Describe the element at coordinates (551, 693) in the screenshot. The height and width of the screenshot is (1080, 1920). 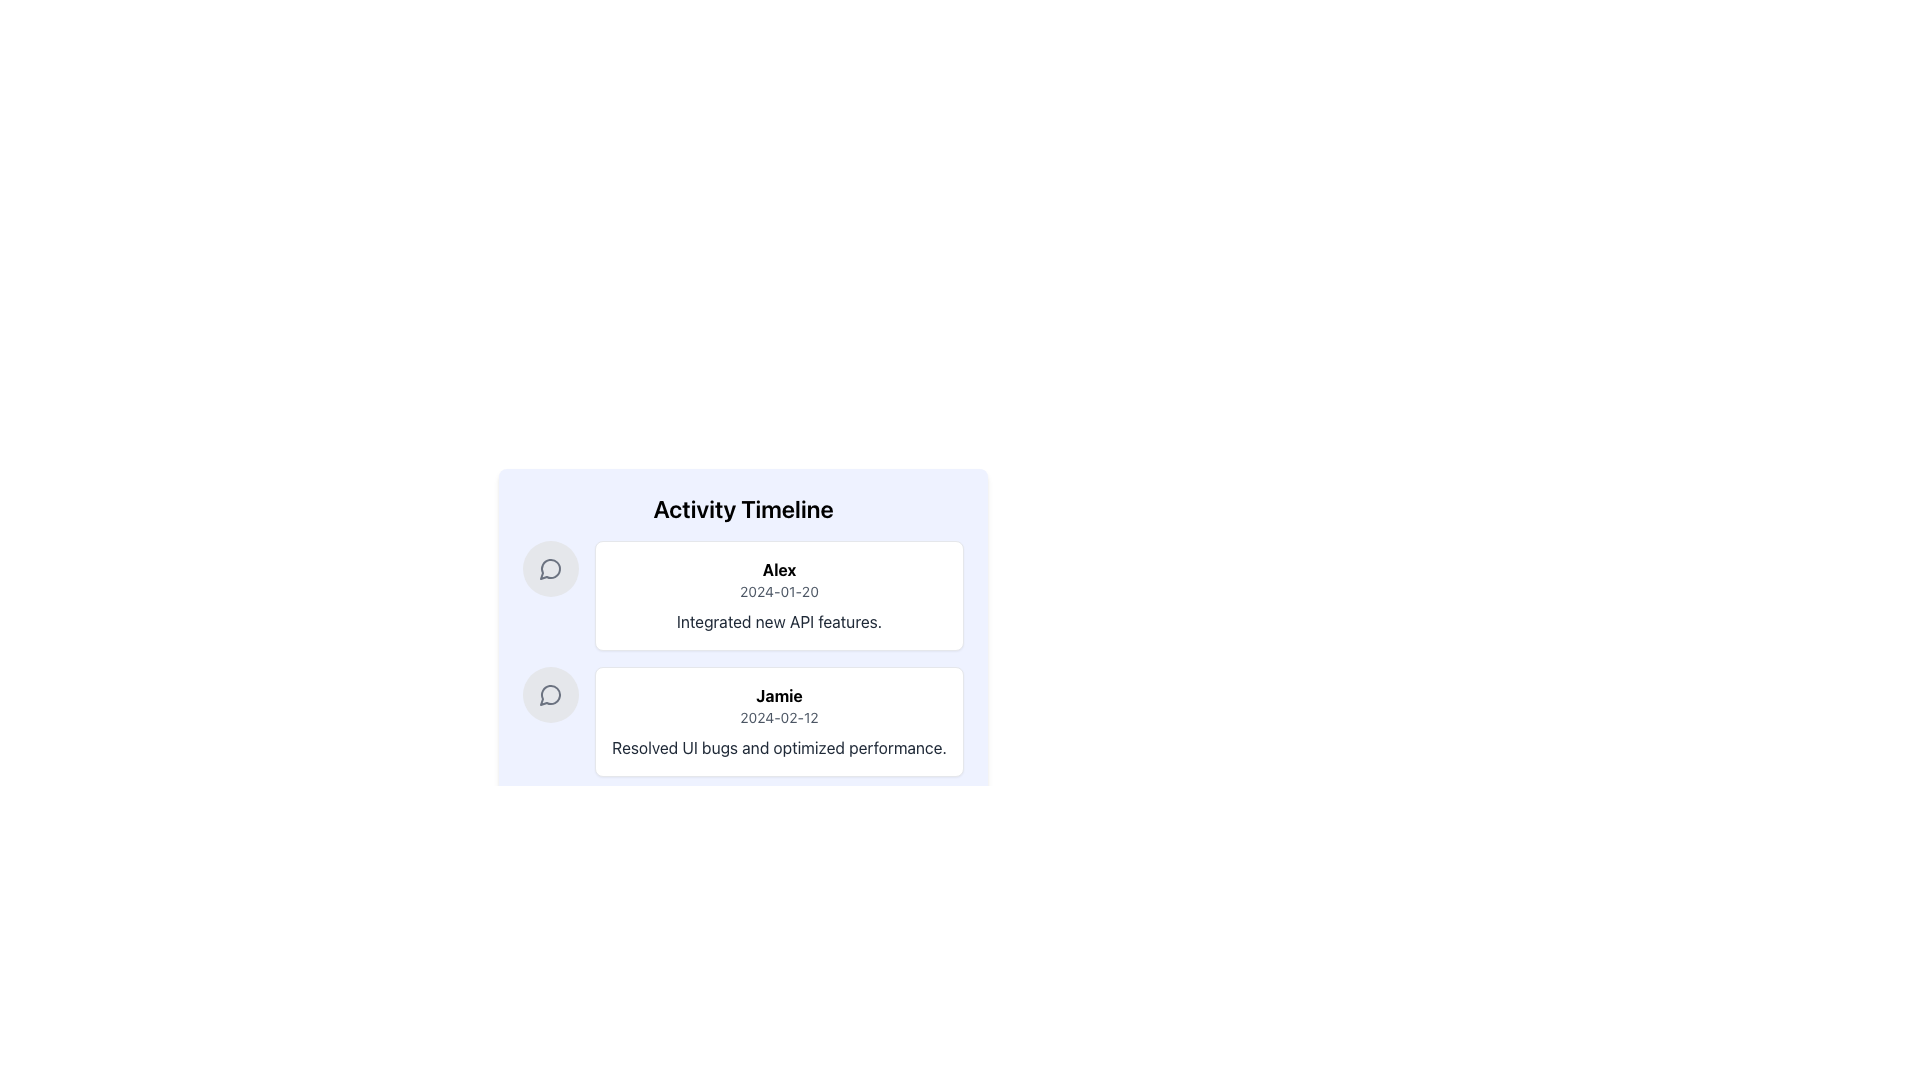
I see `the circular speech bubble icon with a gray background and a white interior, associated with the list entry labeled 'Jamie'` at that location.